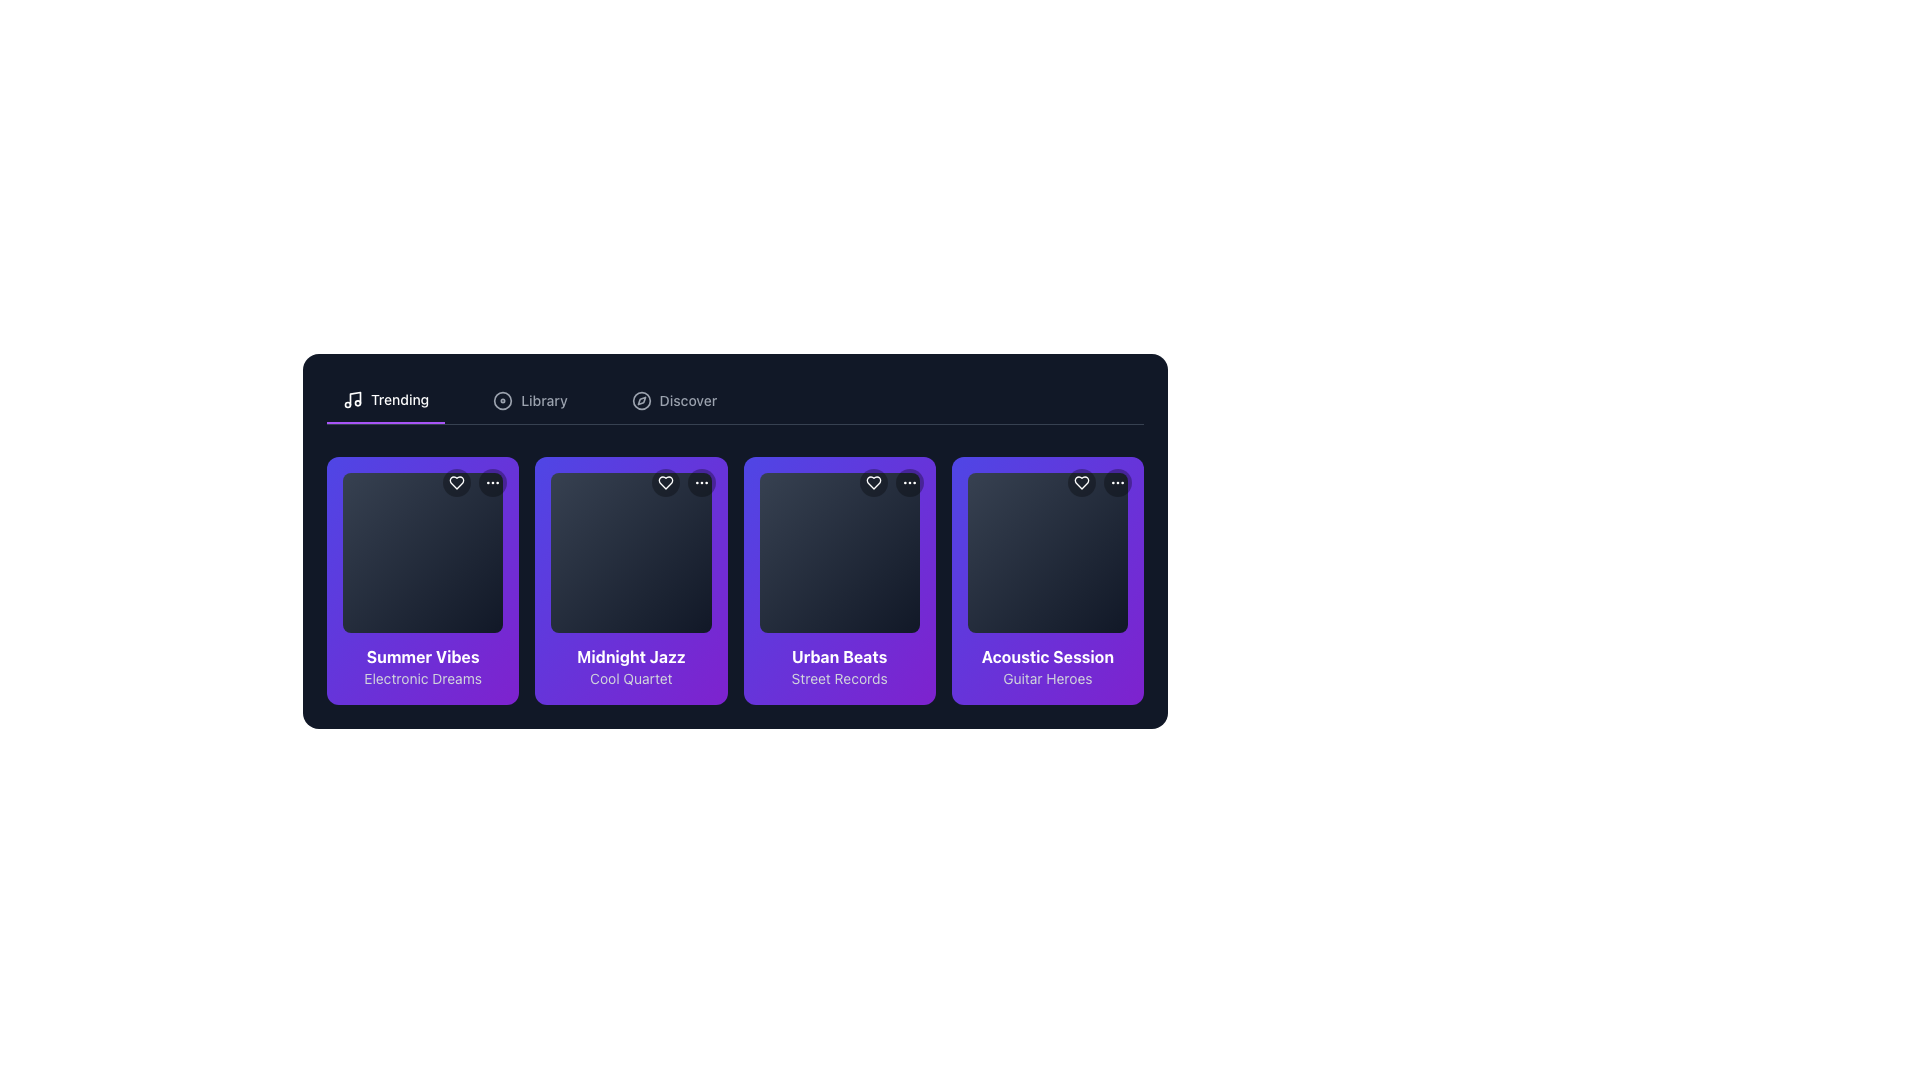  Describe the element at coordinates (493, 482) in the screenshot. I see `the menu icon located in the top-right corner of the 'Summer Vibes' card by 'Electronic Dreams'` at that location.